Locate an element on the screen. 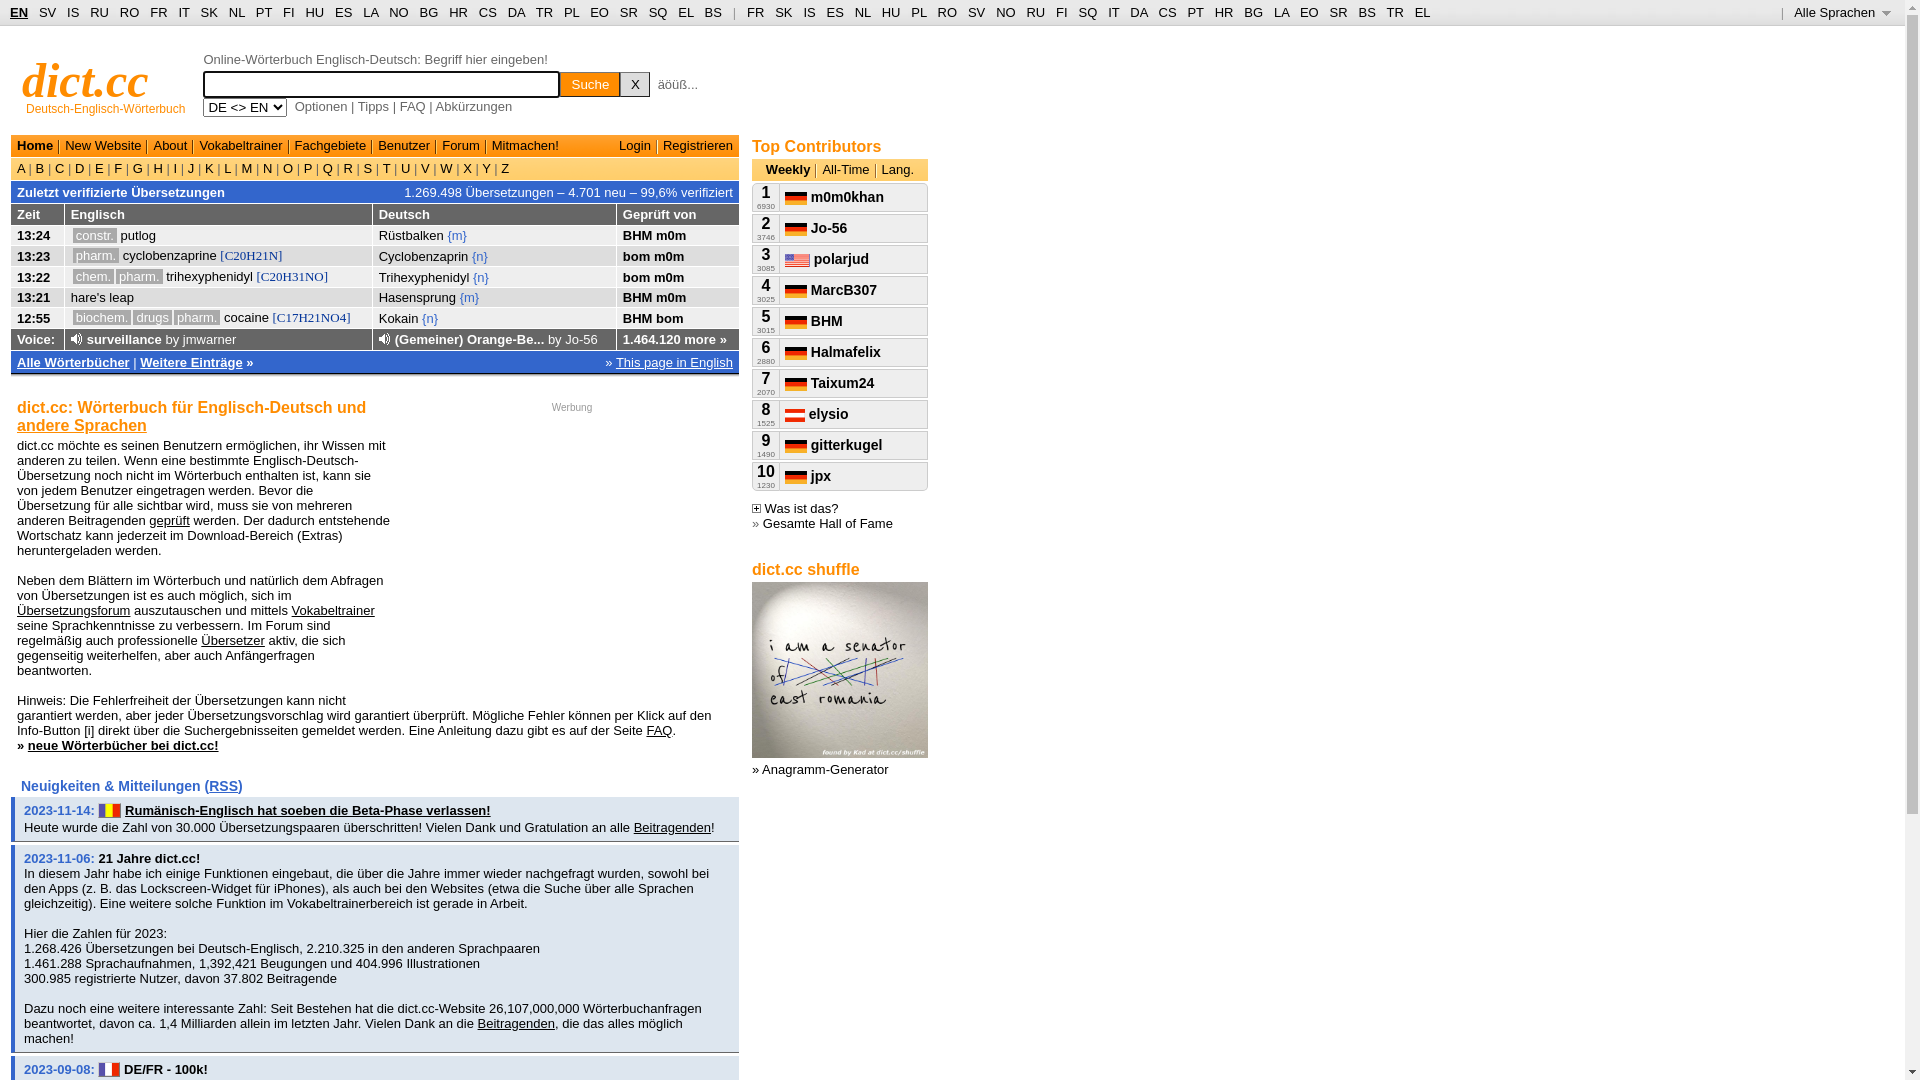 The width and height of the screenshot is (1920, 1080). 'LA' is located at coordinates (1281, 12).